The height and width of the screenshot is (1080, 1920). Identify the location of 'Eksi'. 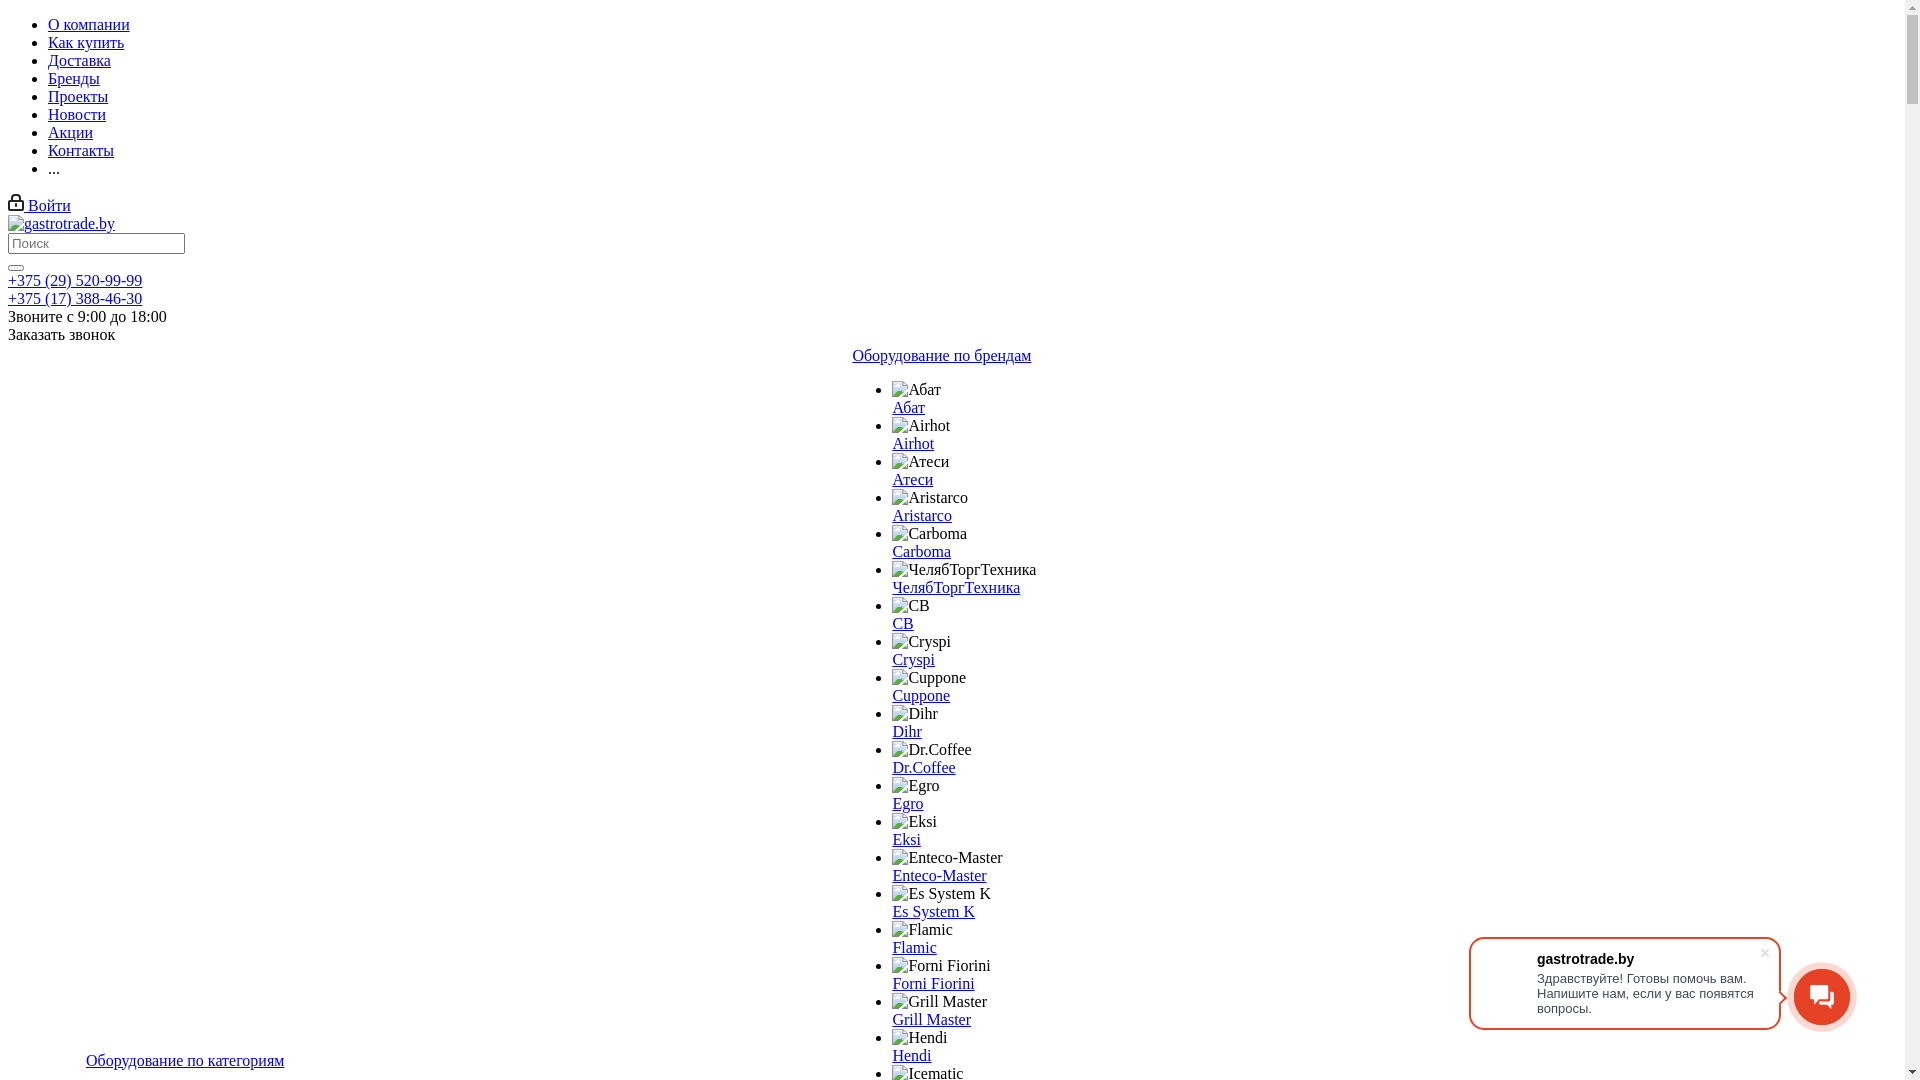
(905, 839).